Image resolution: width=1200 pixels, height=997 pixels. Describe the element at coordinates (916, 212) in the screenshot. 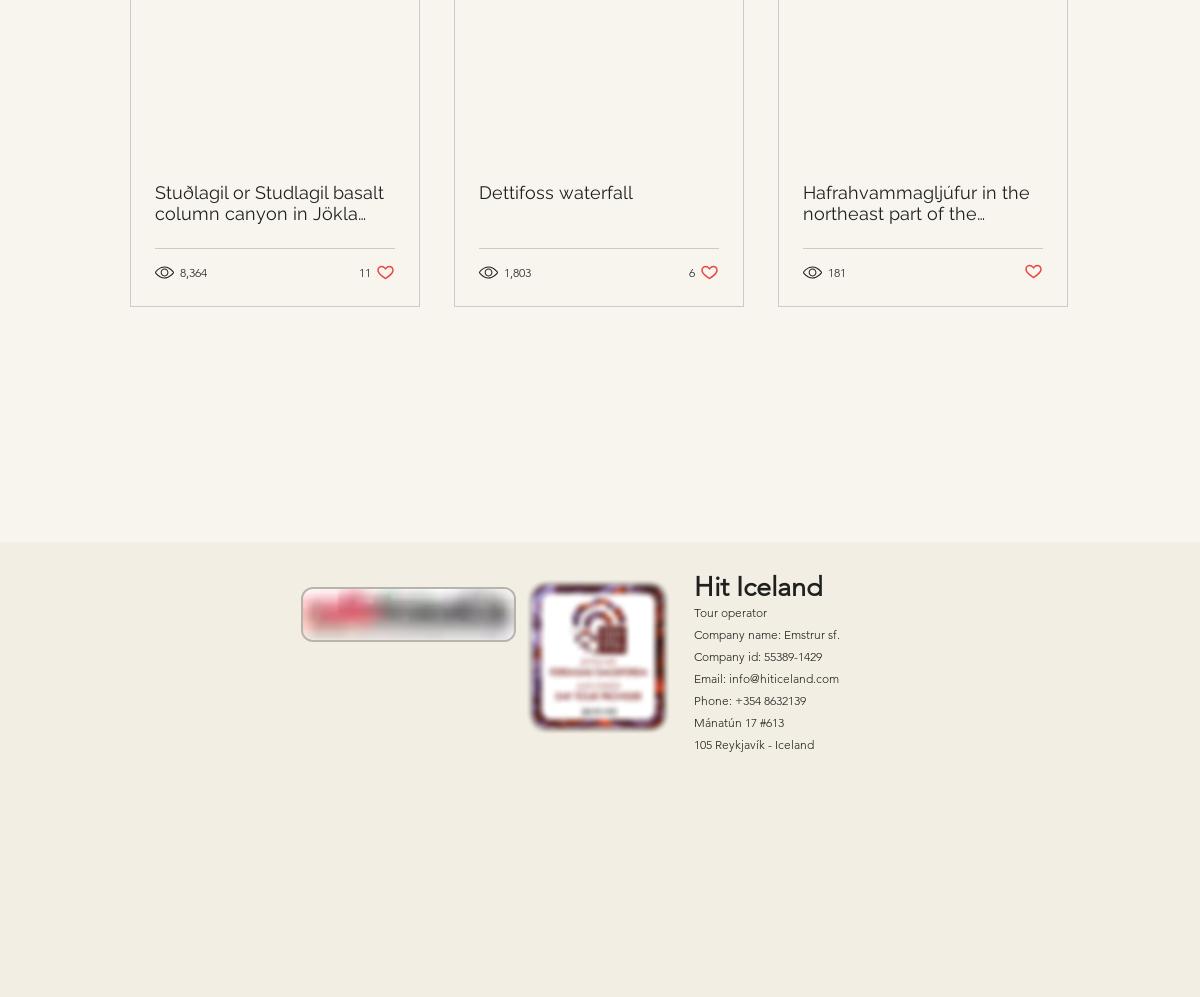

I see `'Hafrahvammagljúfur in the northeast part of the Highland'` at that location.